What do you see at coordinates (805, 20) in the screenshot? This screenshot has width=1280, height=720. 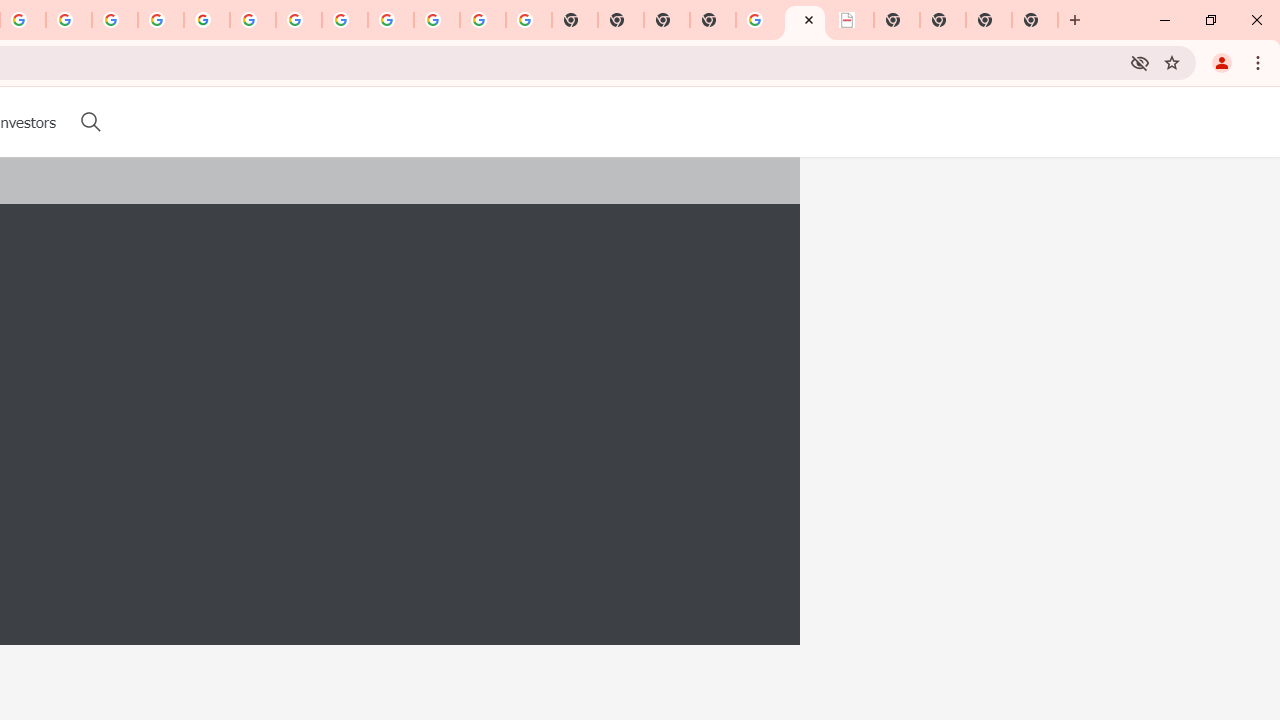 I see `'LAAD Defence & Security 2025 | BAE Systems'` at bounding box center [805, 20].